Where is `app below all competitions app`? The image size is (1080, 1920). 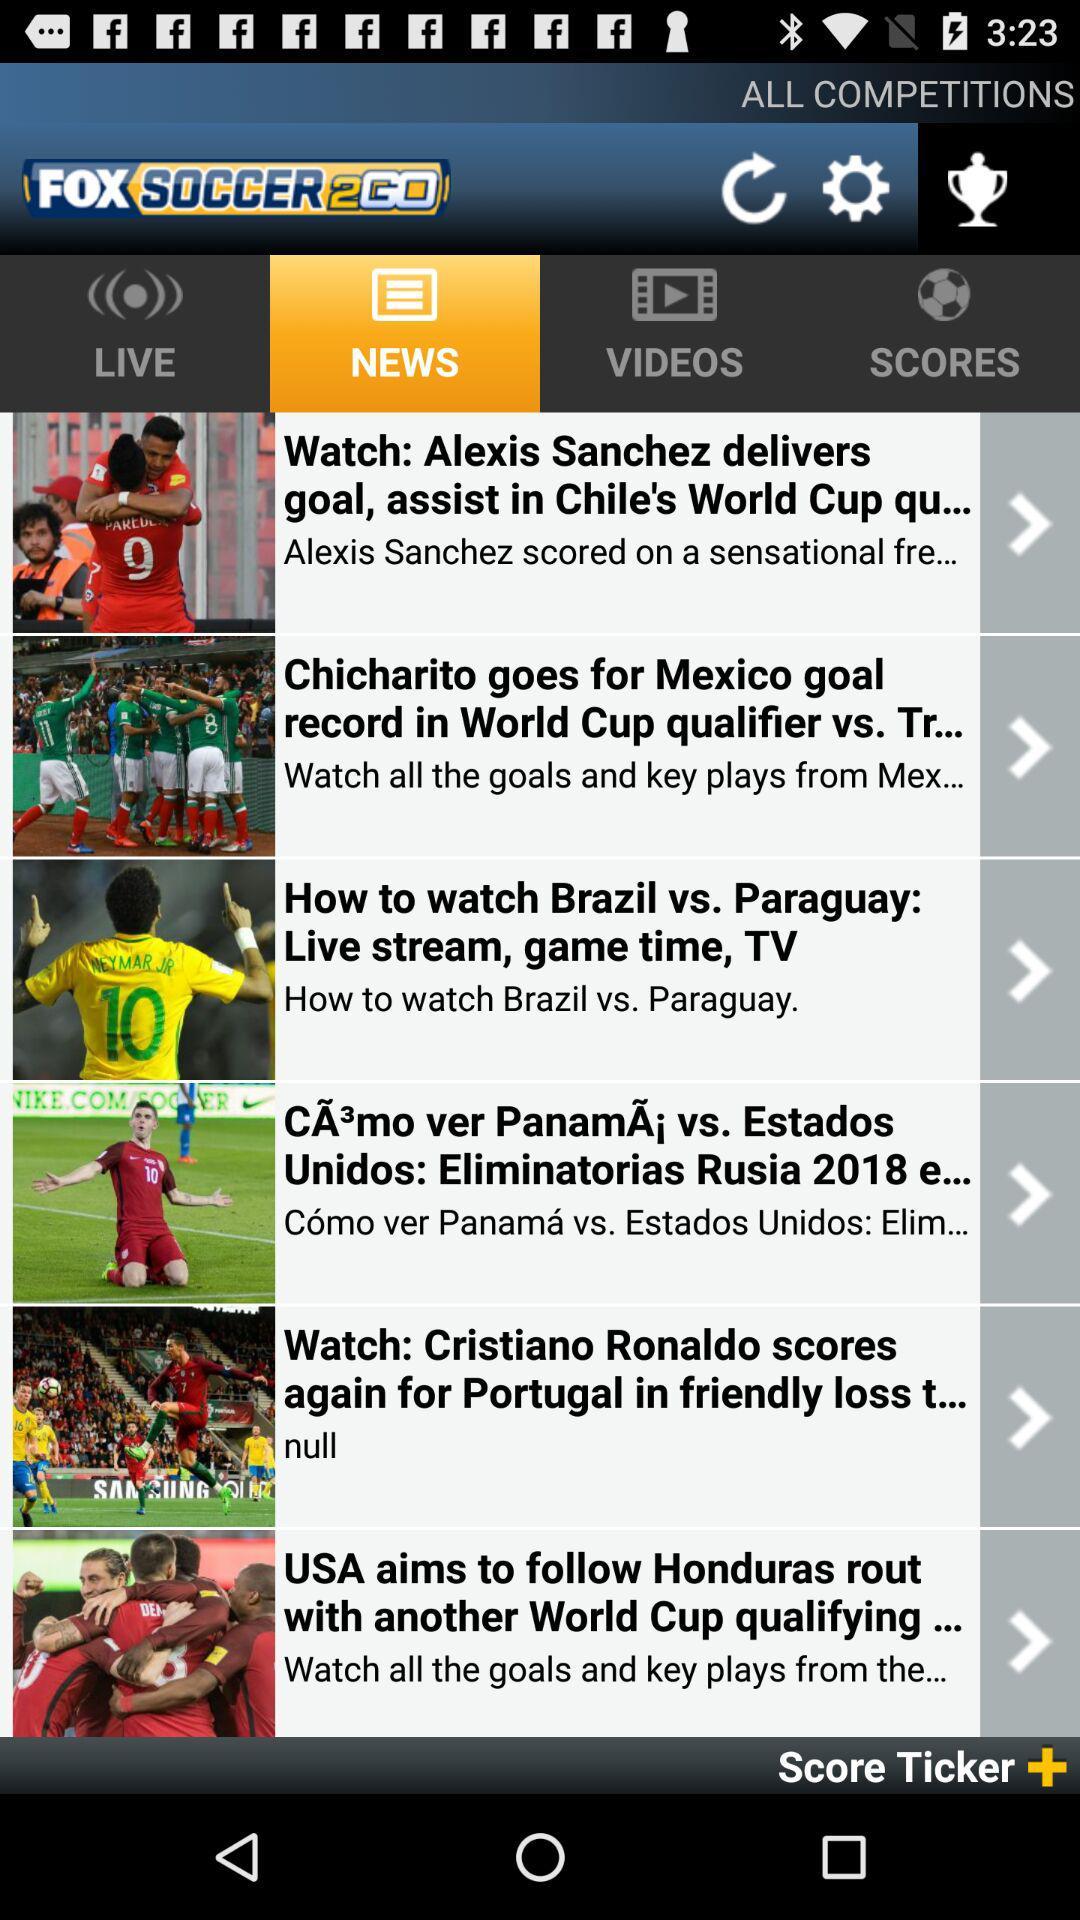 app below all competitions app is located at coordinates (755, 188).